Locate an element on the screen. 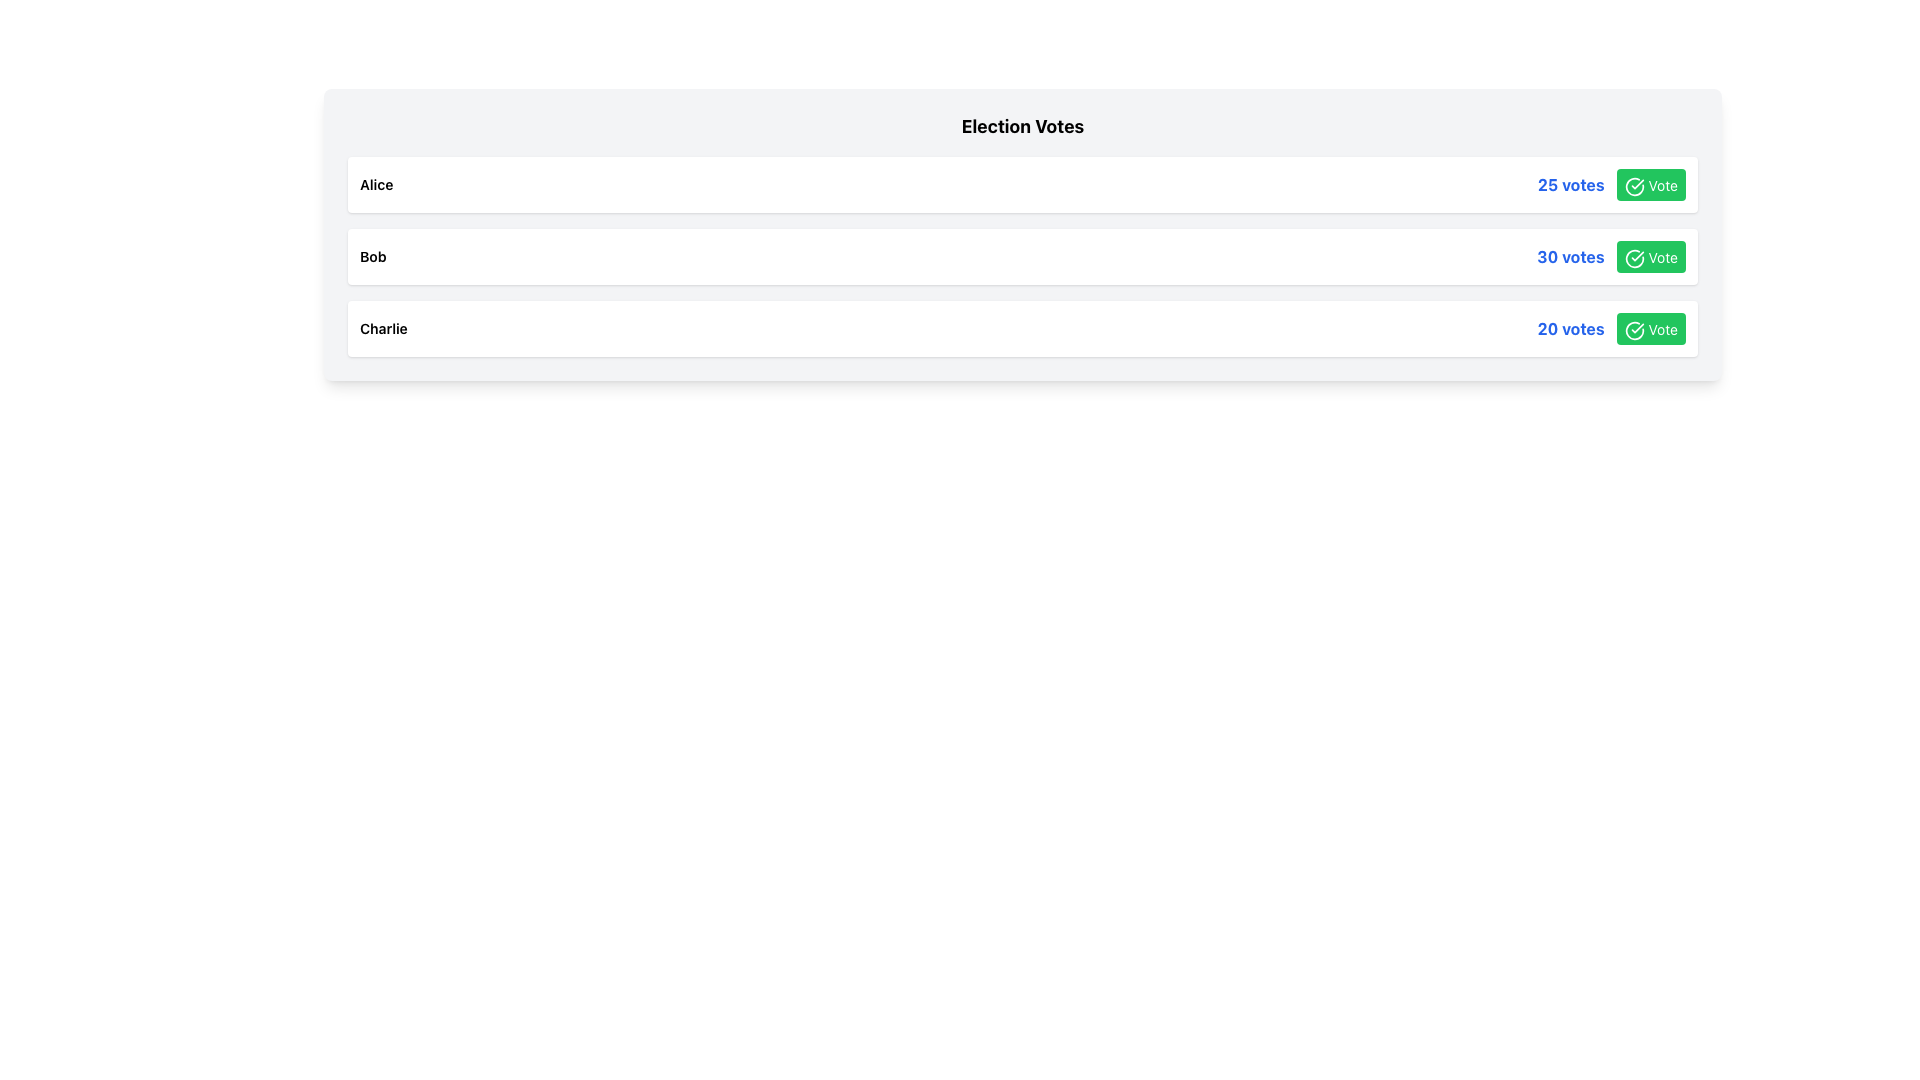  the 'Vote' button located in the top row of the vertically-stacked list interface, which displays '25 votes' and follows the label 'Alice' is located at coordinates (1612, 185).